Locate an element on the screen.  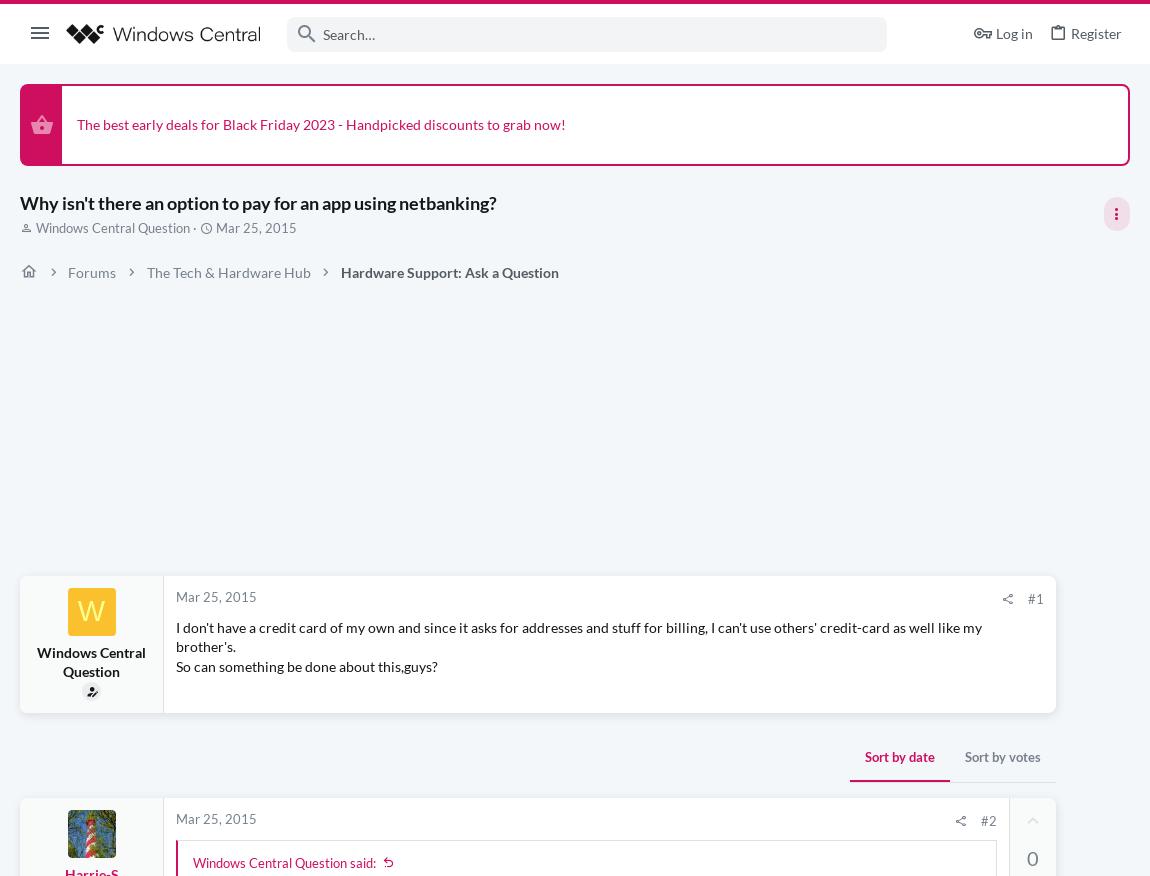
'Register' is located at coordinates (1070, 32).